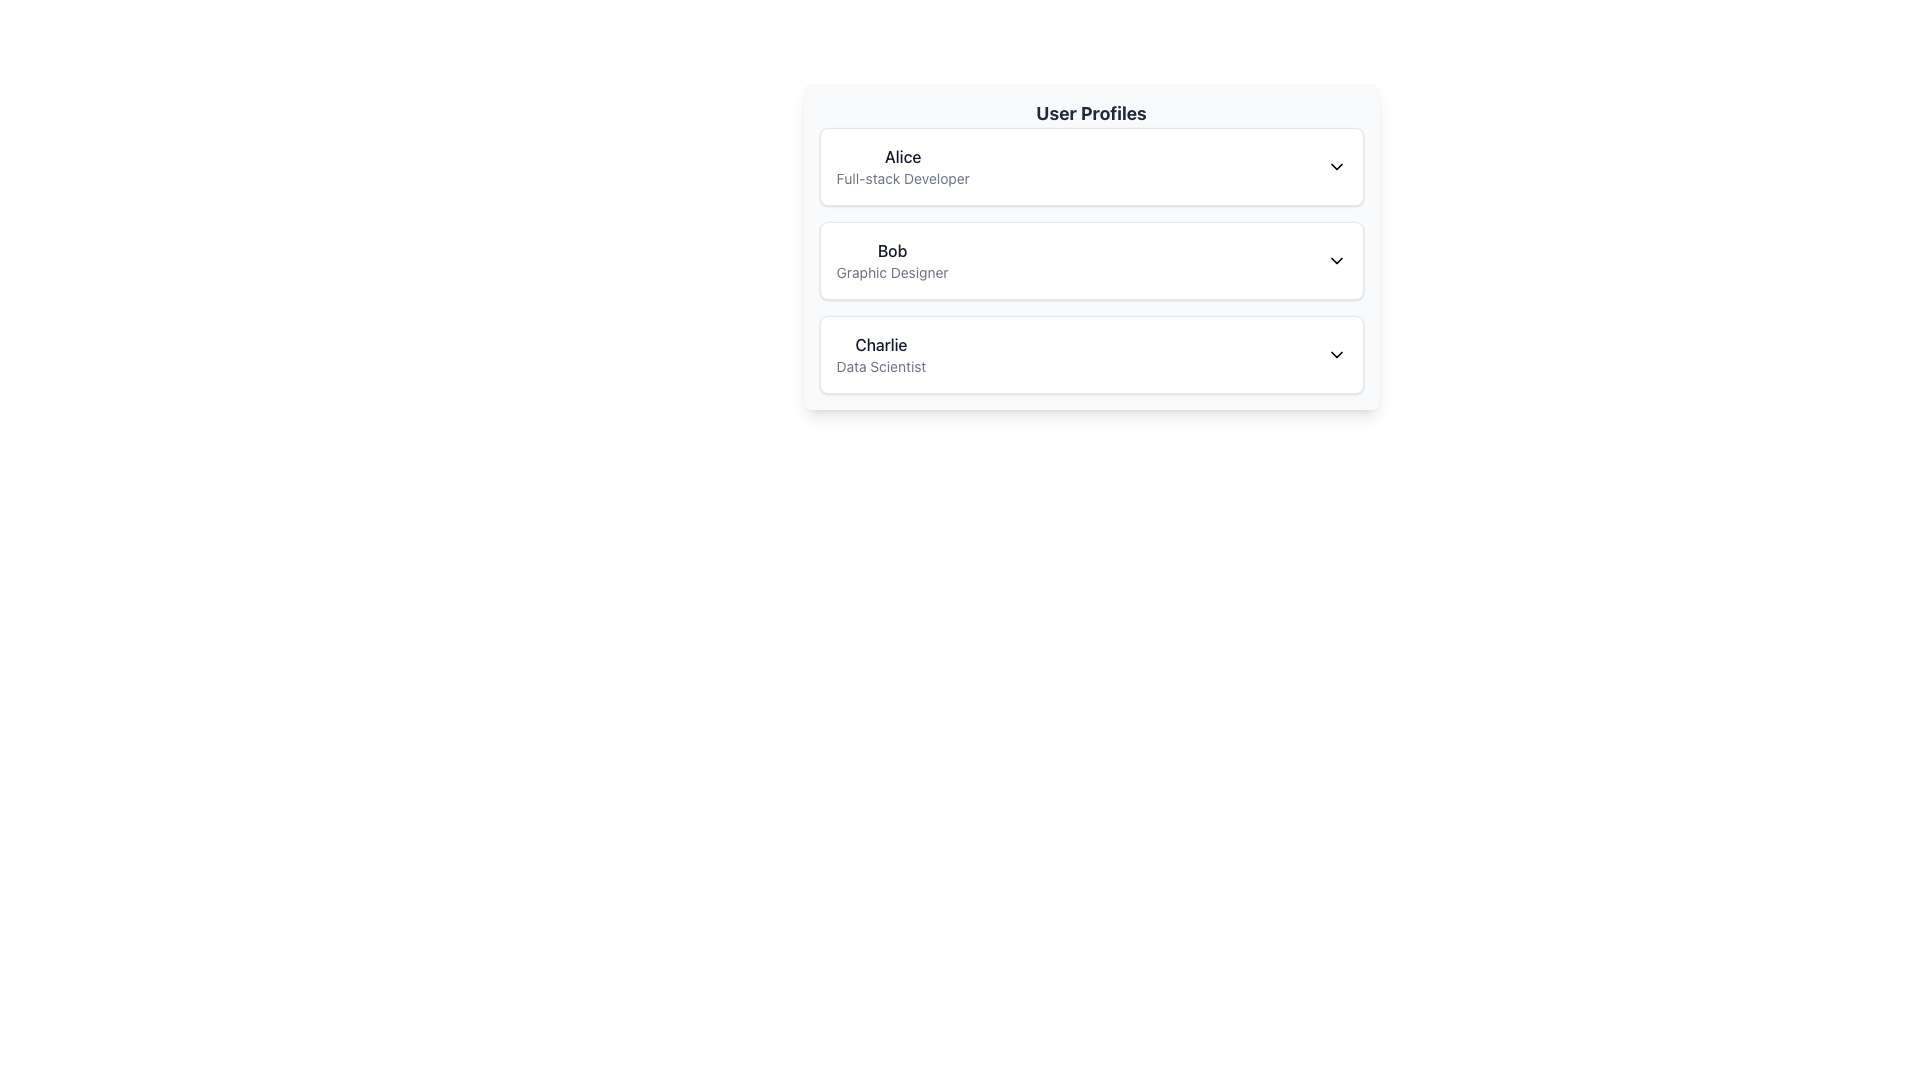 The height and width of the screenshot is (1080, 1920). What do you see at coordinates (902, 156) in the screenshot?
I see `the text label displaying 'Alice' in bold font, positioned prominently at the top of a user profile entry` at bounding box center [902, 156].